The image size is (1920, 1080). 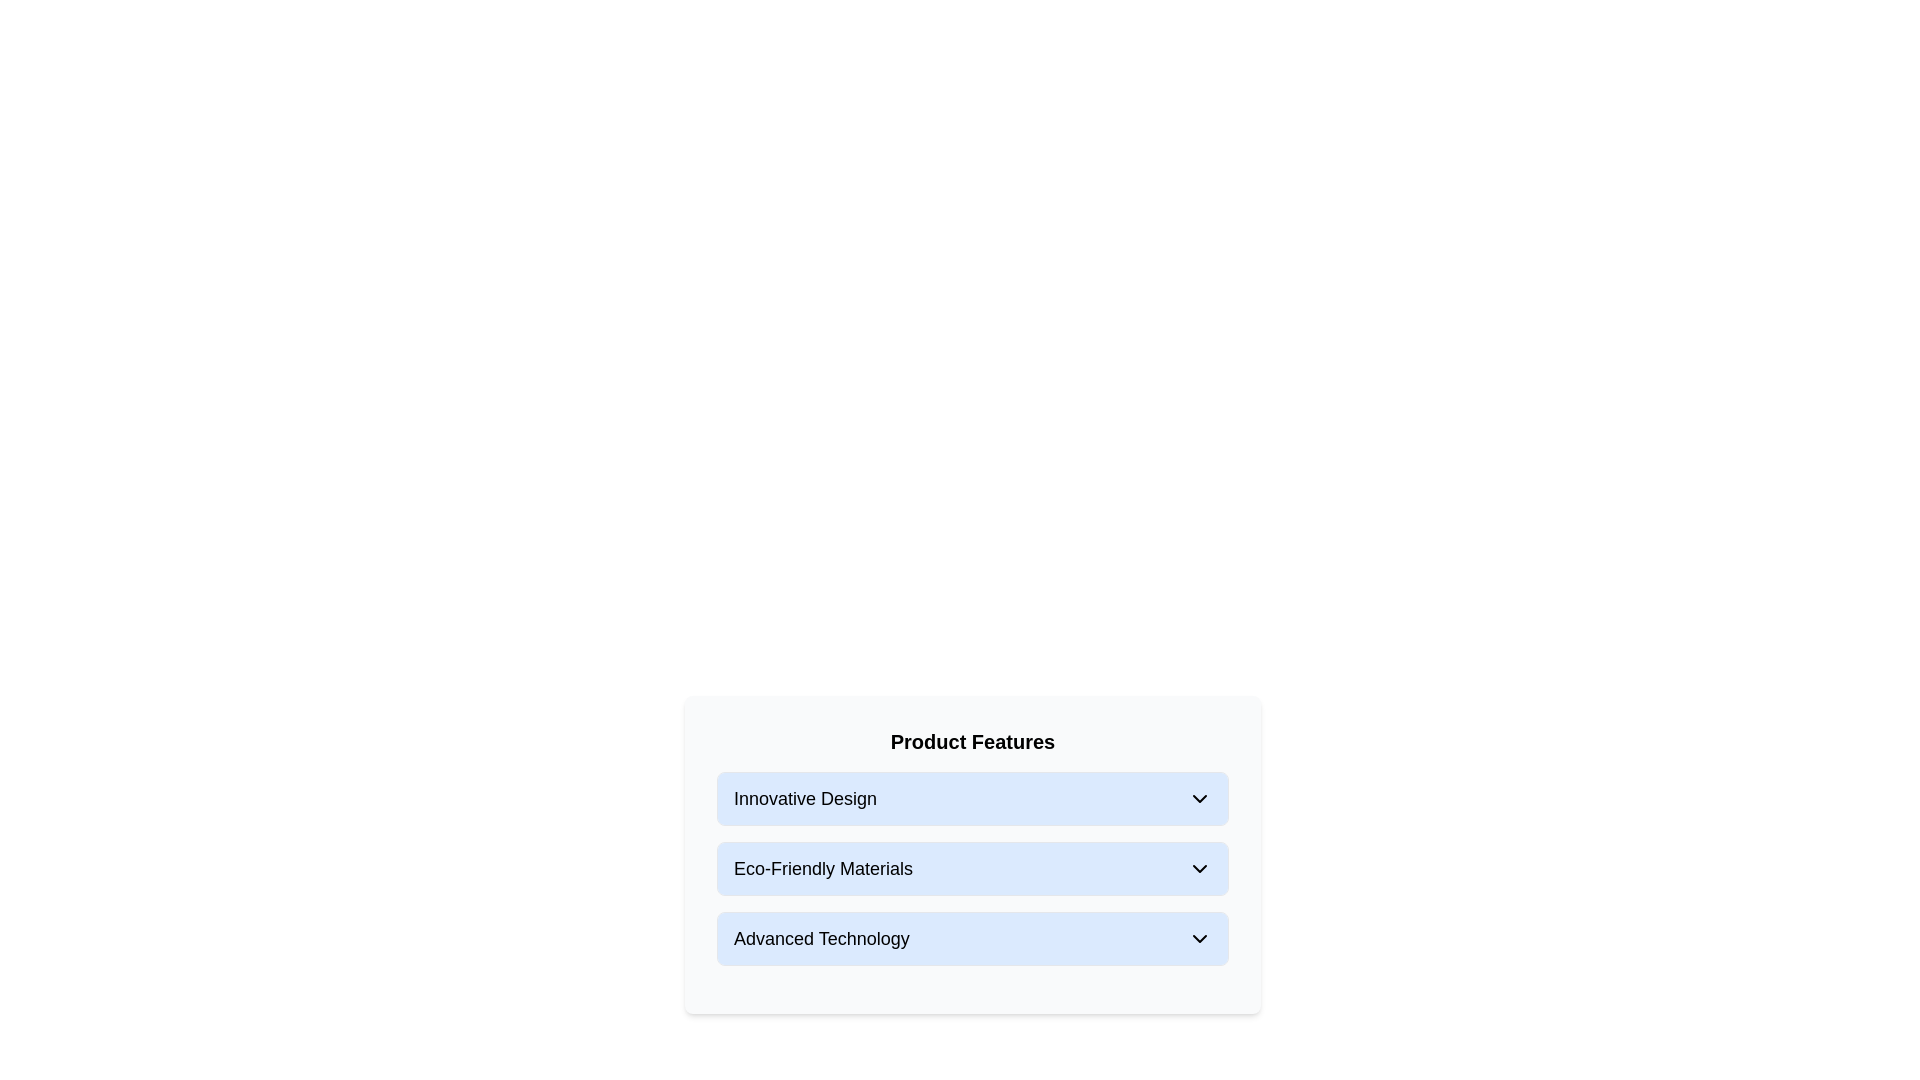 I want to click on the Dropdown indicator icon, which is a small, downward-pointing chevron icon located at the far-right of the row labeled 'Innovative Design', so click(x=1200, y=797).